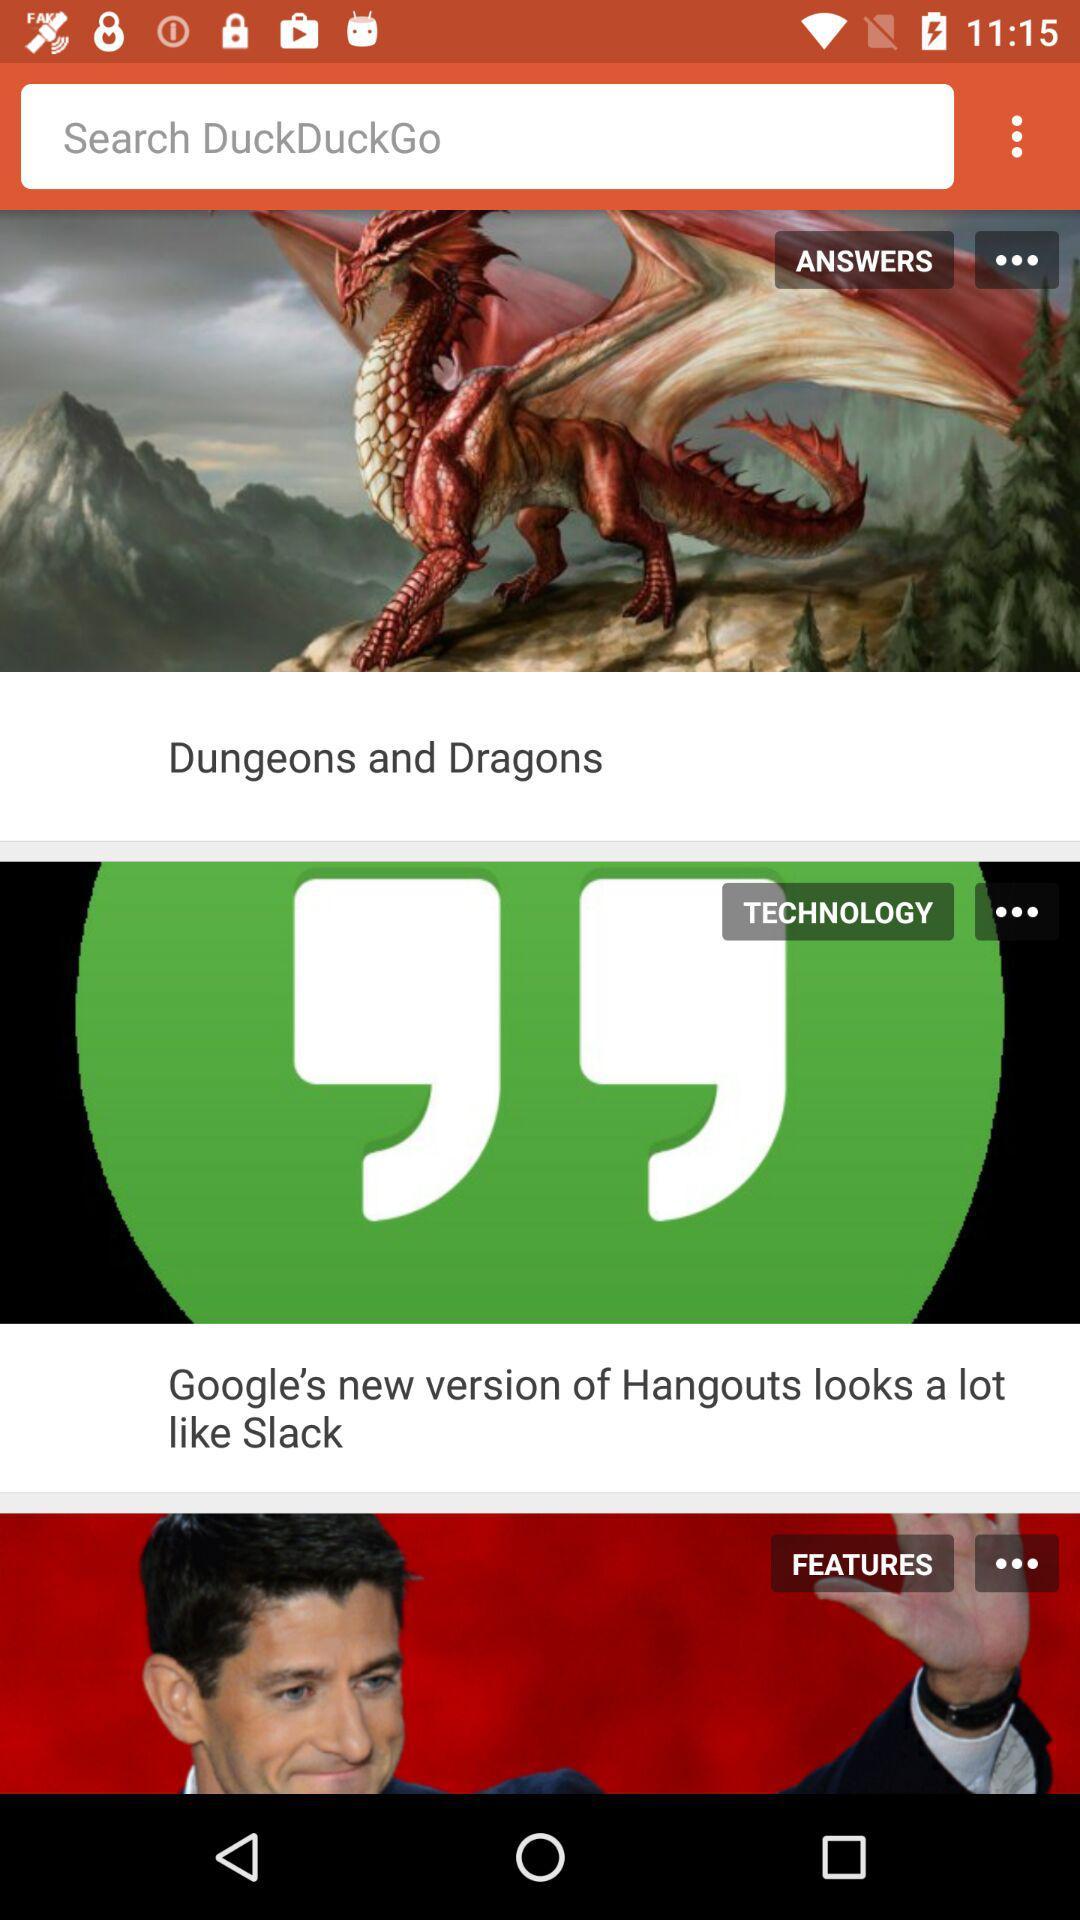  I want to click on search, so click(487, 135).